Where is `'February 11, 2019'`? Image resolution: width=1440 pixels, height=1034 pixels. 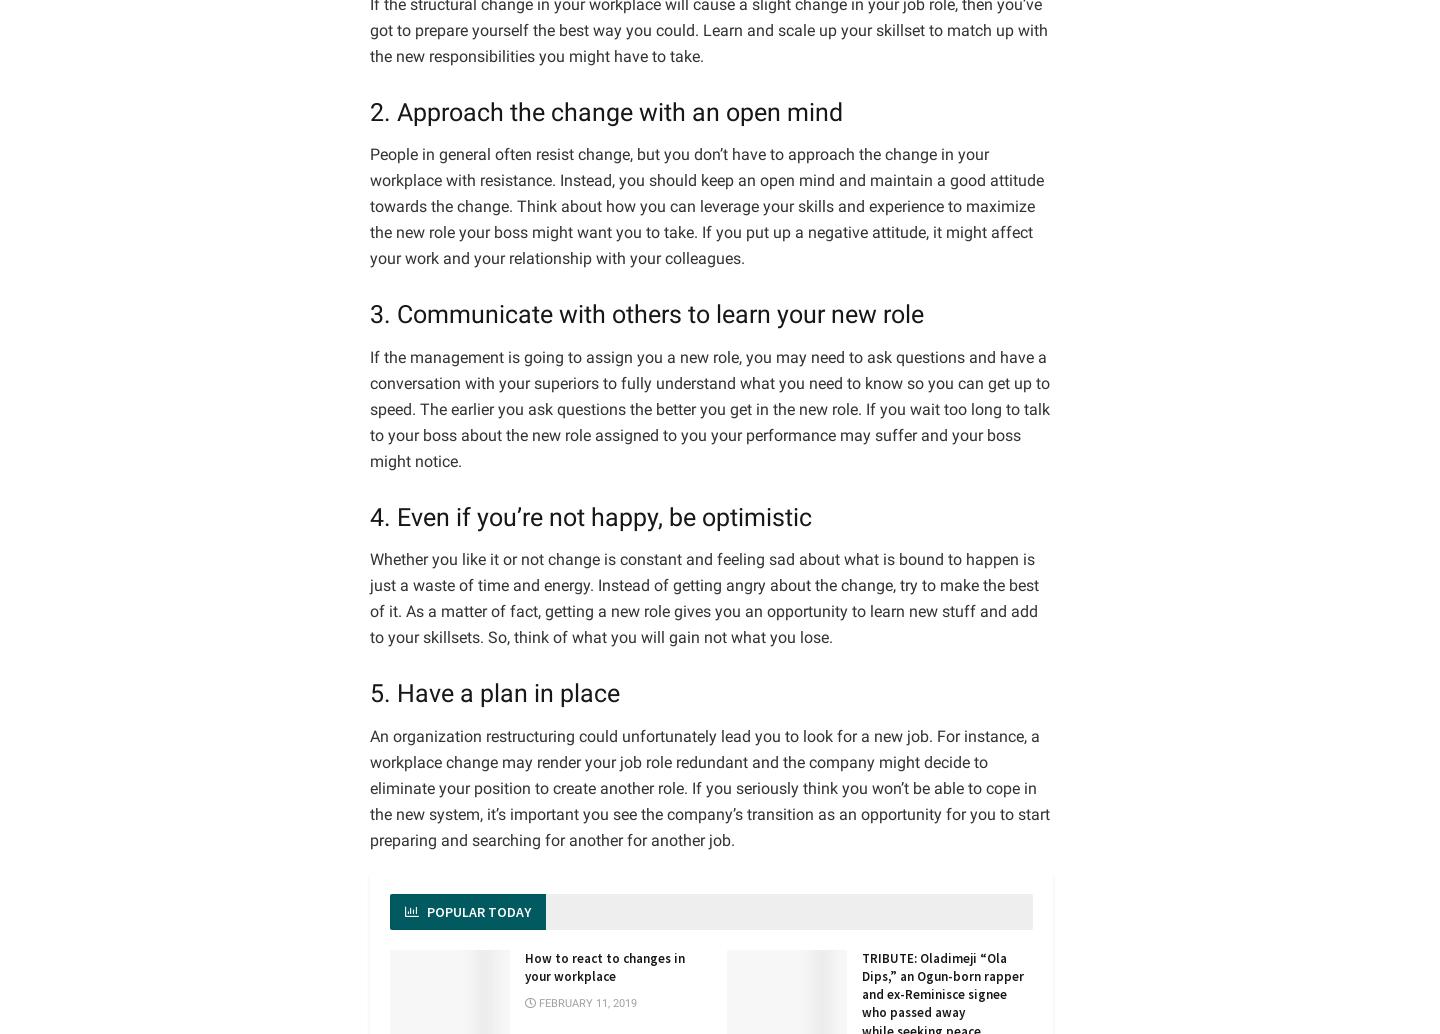 'February 11, 2019' is located at coordinates (586, 1002).